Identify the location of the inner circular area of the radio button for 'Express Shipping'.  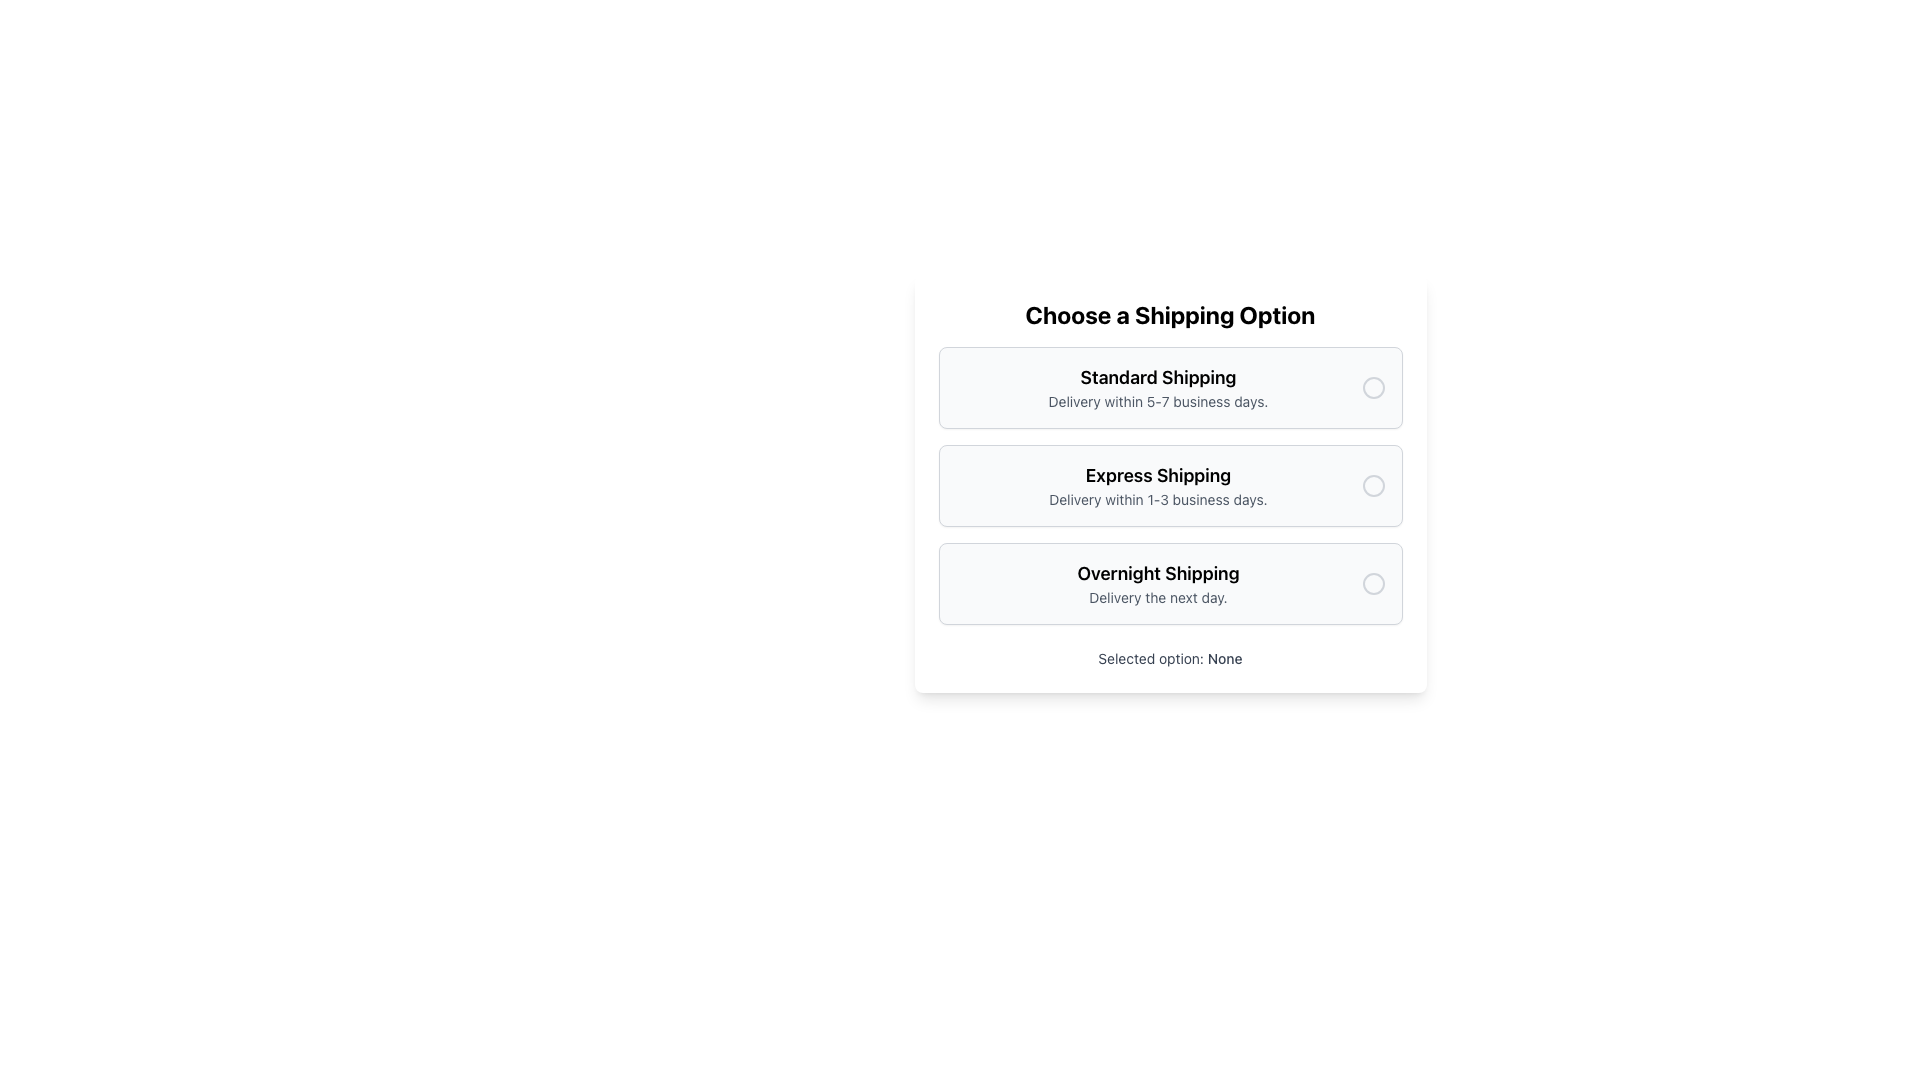
(1372, 486).